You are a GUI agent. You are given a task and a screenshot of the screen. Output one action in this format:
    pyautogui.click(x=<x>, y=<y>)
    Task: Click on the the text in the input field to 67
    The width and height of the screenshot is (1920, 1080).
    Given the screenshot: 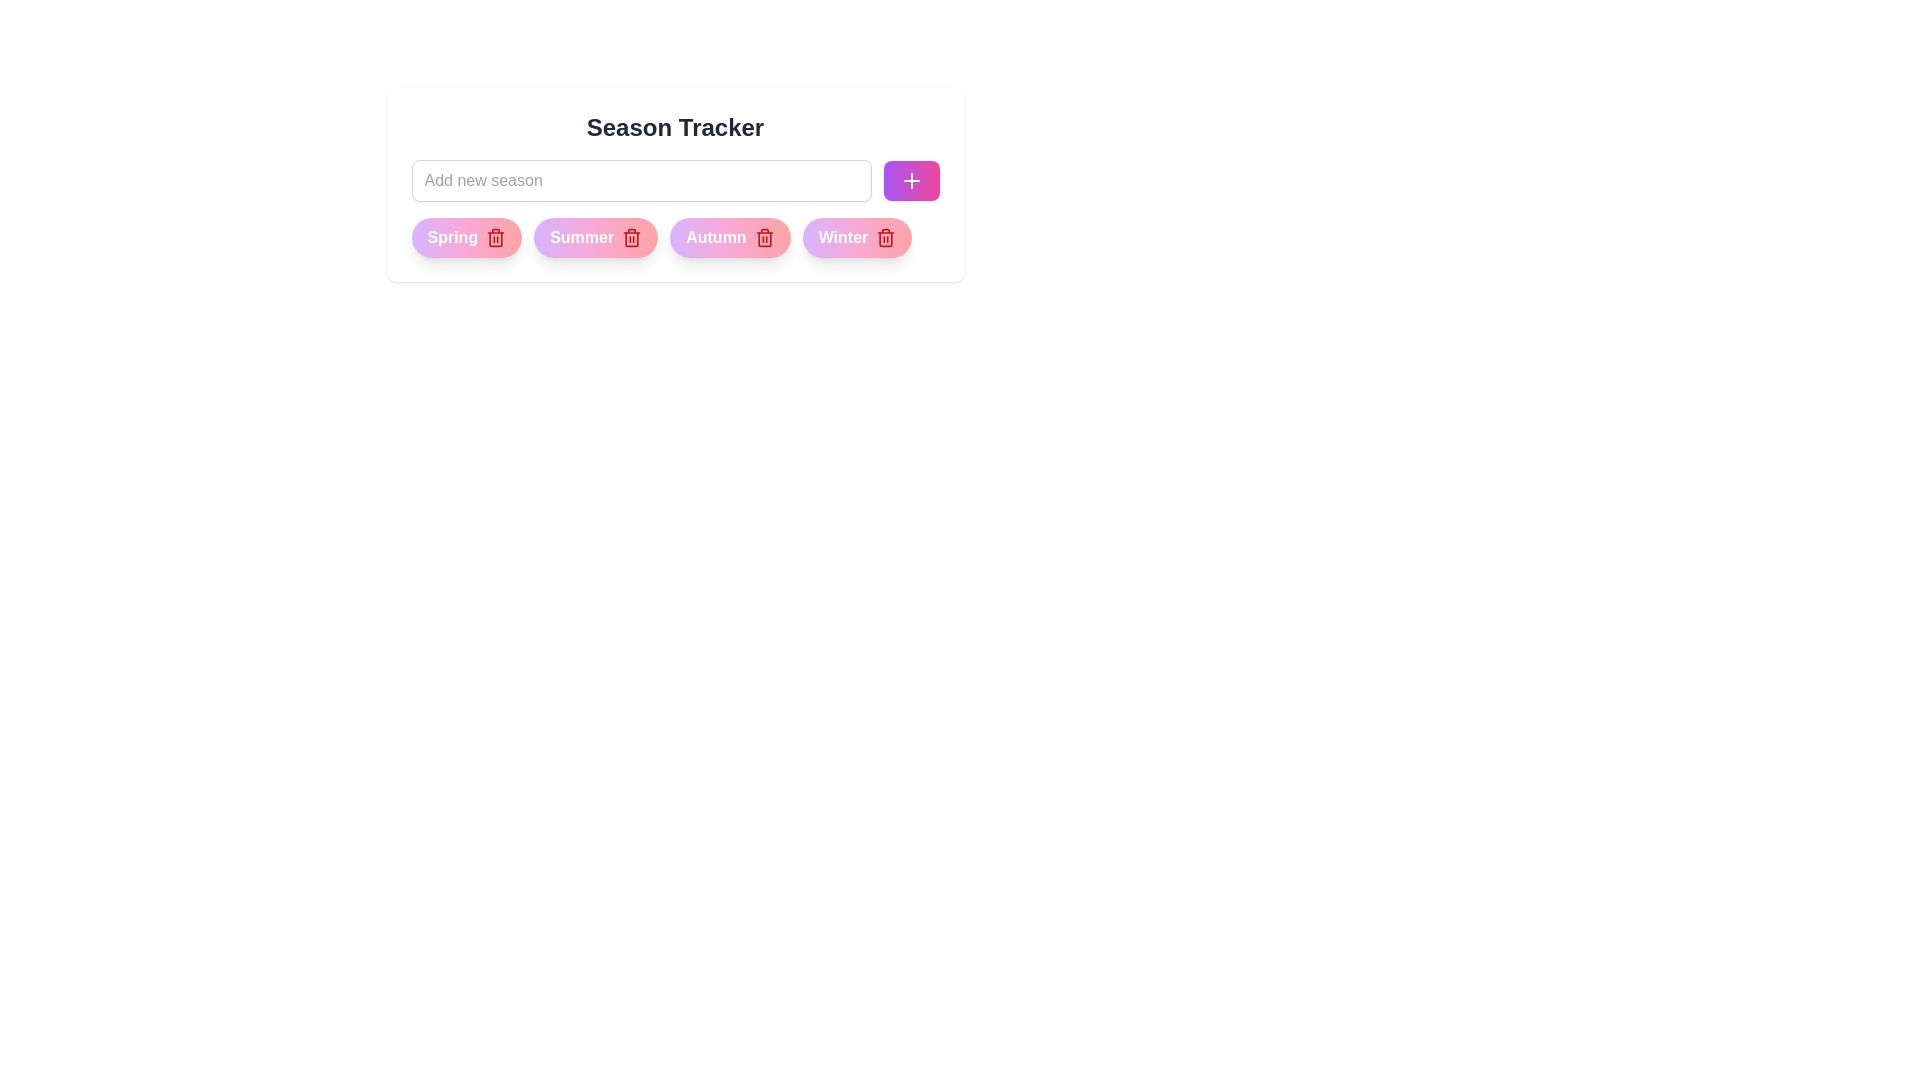 What is the action you would take?
    pyautogui.click(x=641, y=181)
    